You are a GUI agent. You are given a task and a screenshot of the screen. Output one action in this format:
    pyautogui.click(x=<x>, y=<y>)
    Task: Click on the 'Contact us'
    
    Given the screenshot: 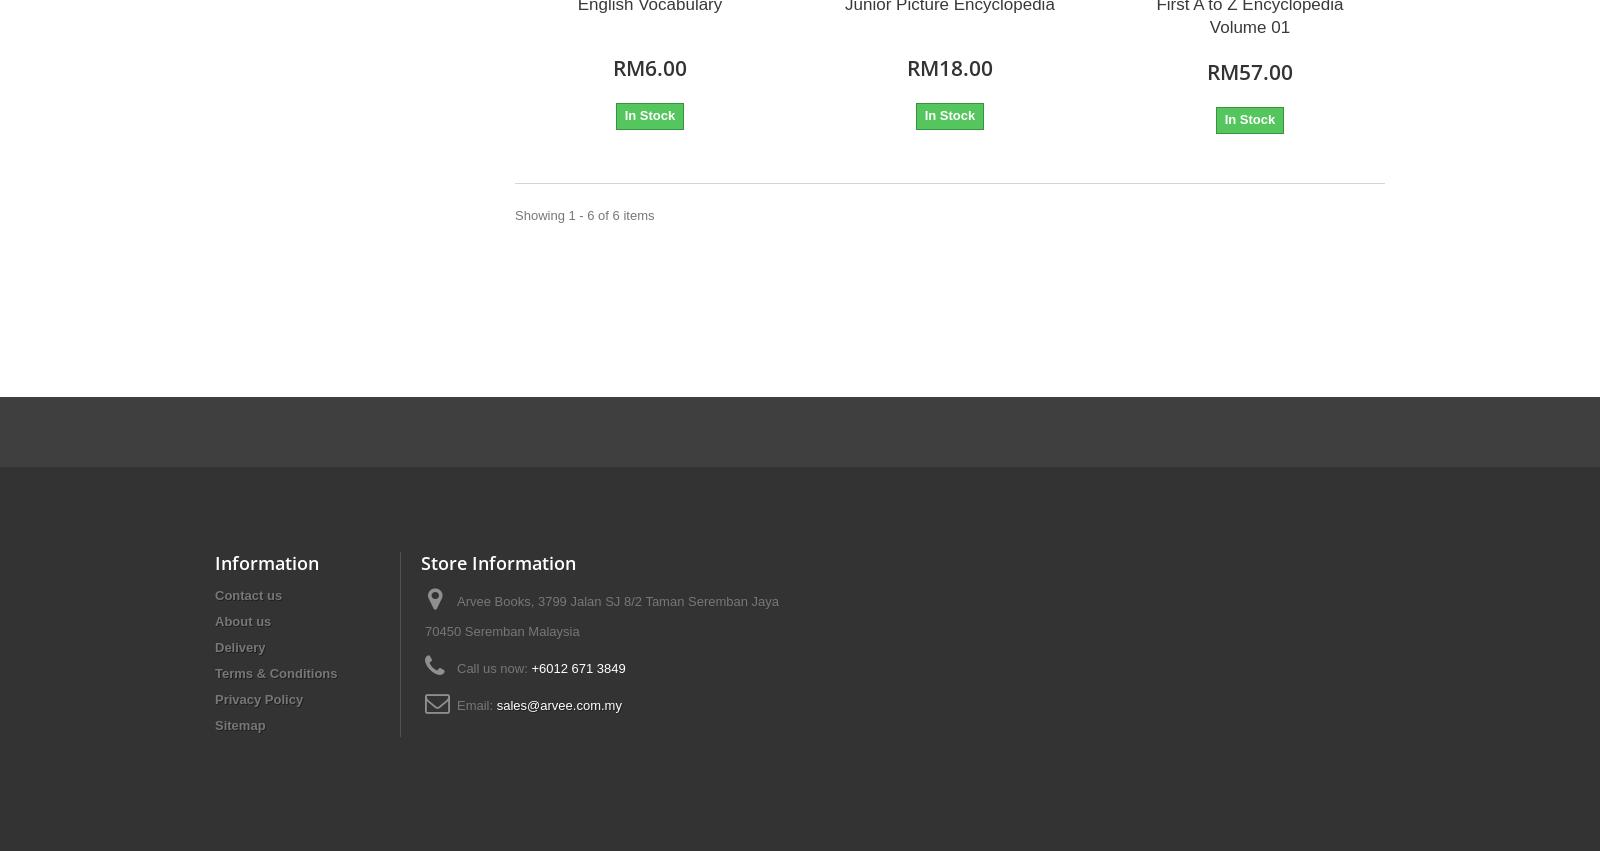 What is the action you would take?
    pyautogui.click(x=248, y=594)
    